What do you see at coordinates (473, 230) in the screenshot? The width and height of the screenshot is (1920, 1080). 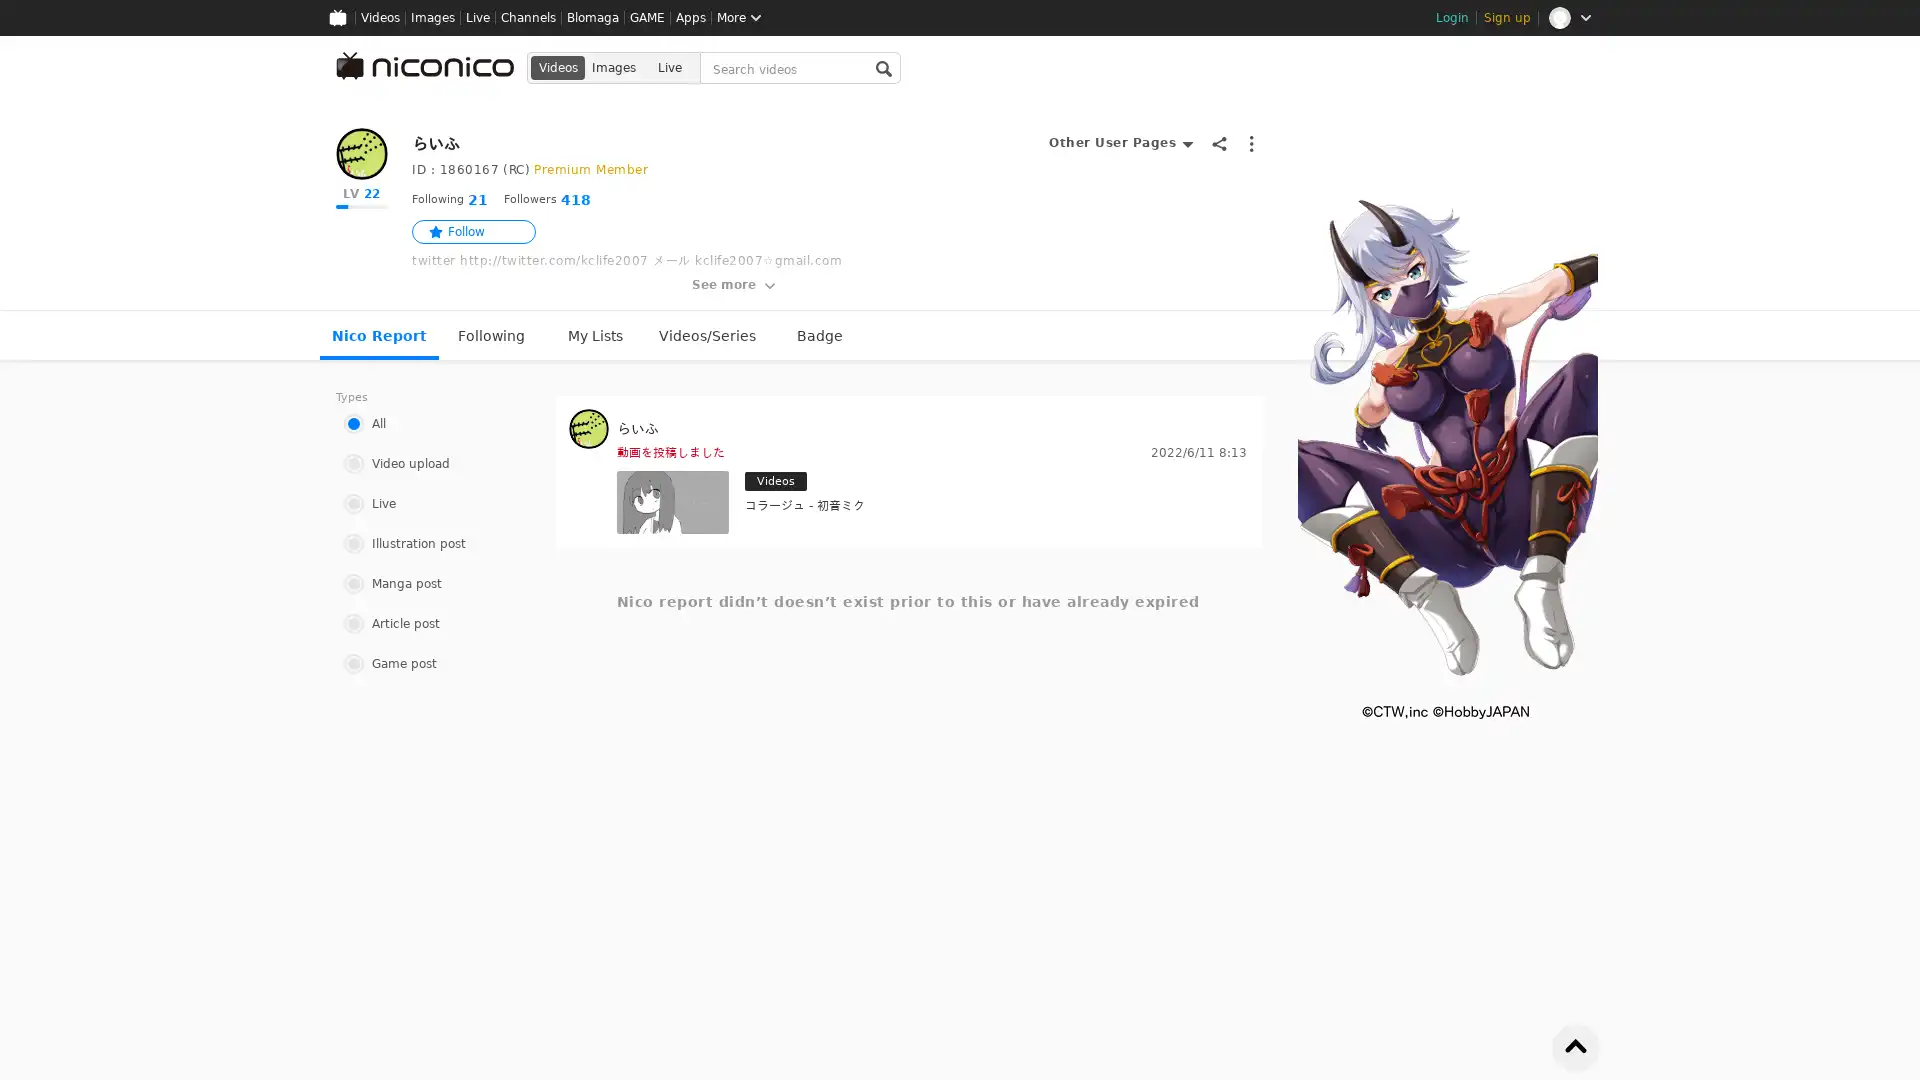 I see `Follow` at bounding box center [473, 230].